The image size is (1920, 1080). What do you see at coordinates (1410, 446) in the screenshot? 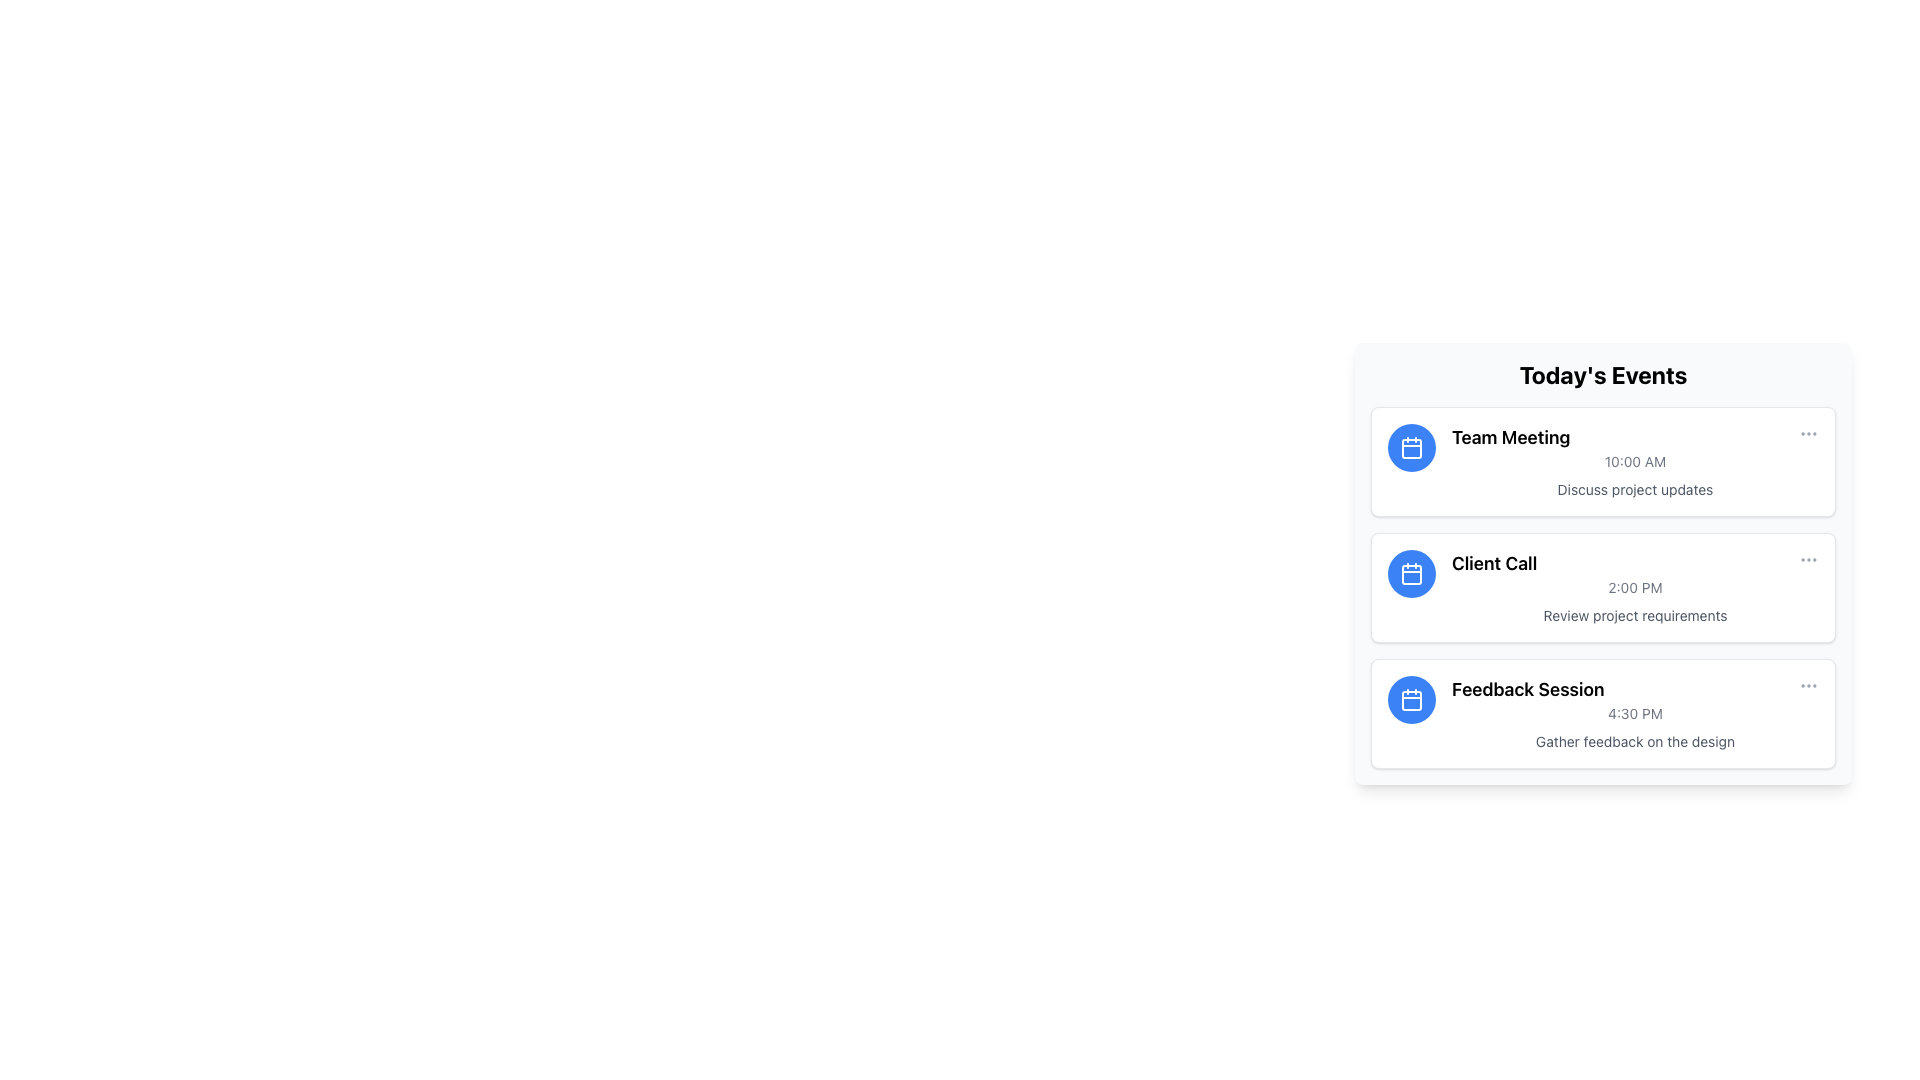
I see `the calendar entry icon located on the left side of the 'Team Meeting' card in the 'Today's Events' section` at bounding box center [1410, 446].